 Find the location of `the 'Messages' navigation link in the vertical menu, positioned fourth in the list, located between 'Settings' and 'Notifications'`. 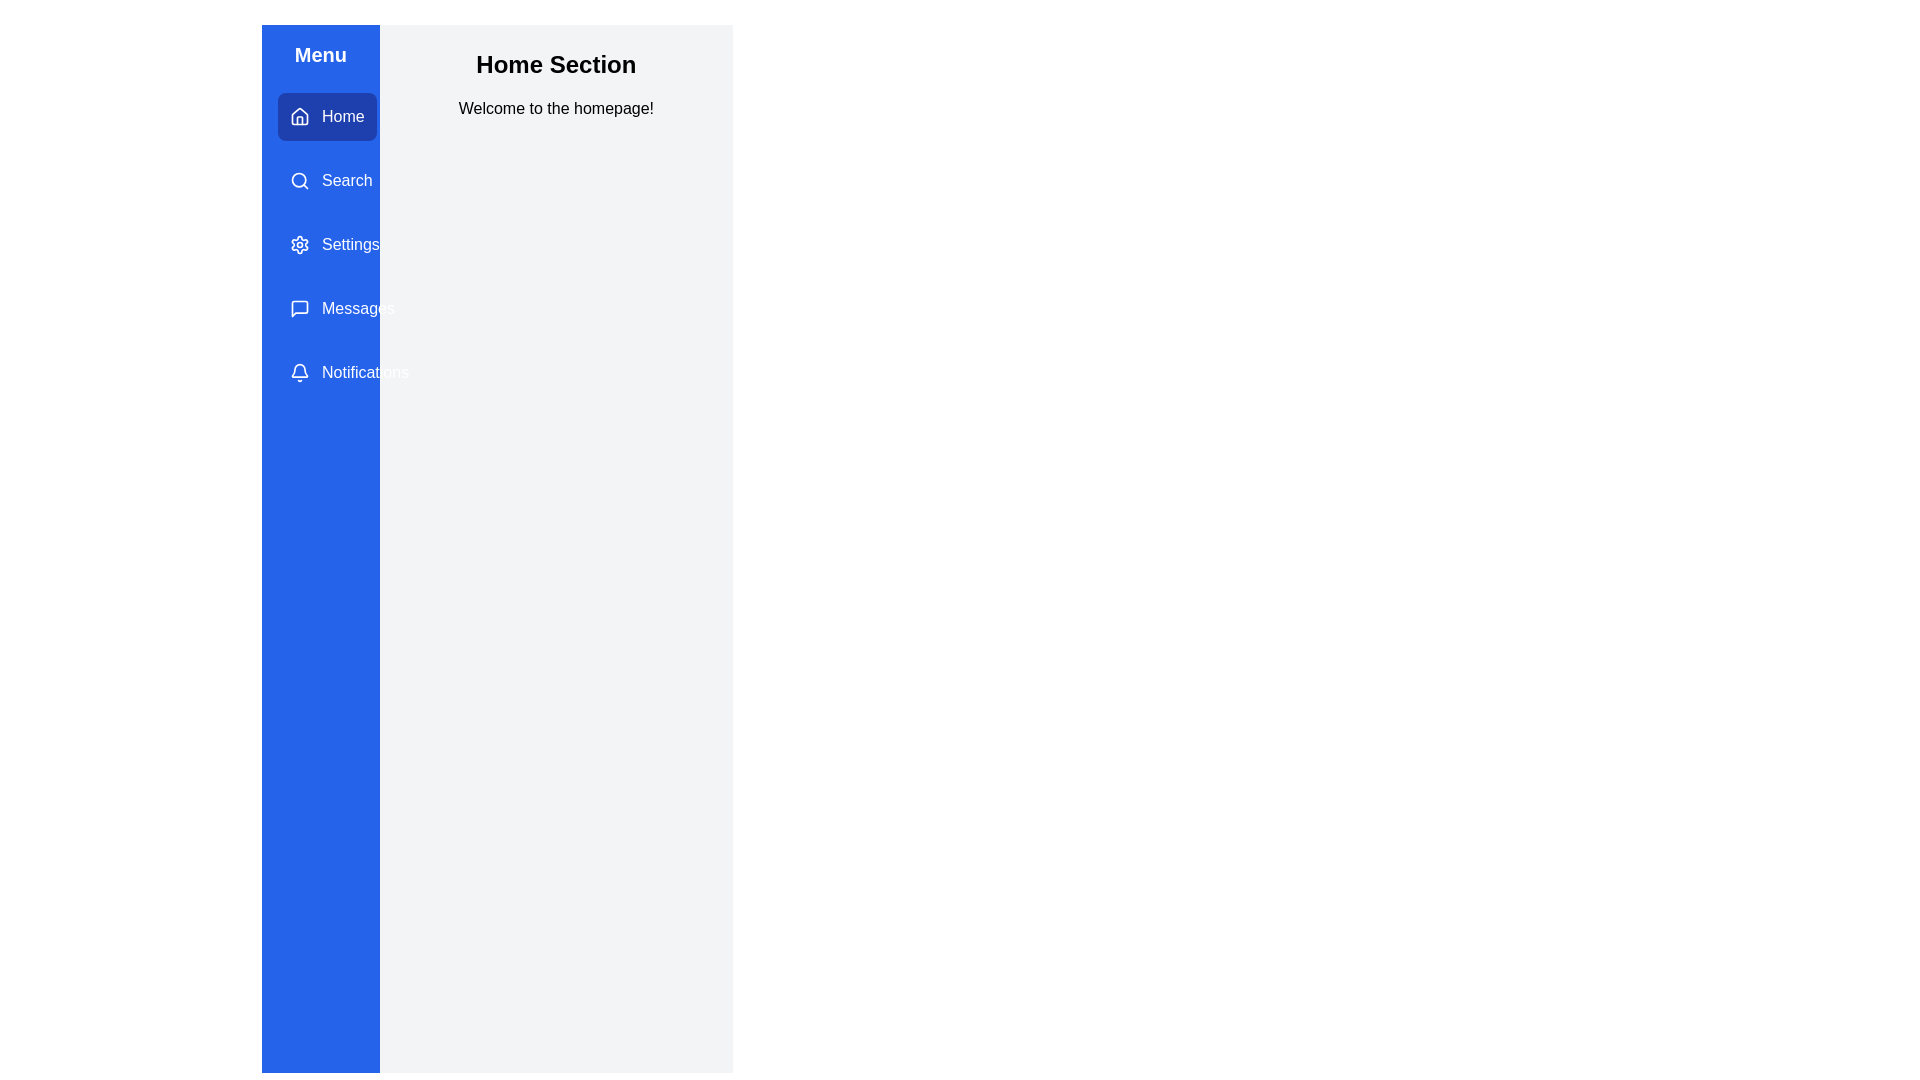

the 'Messages' navigation link in the vertical menu, positioned fourth in the list, located between 'Settings' and 'Notifications' is located at coordinates (320, 308).